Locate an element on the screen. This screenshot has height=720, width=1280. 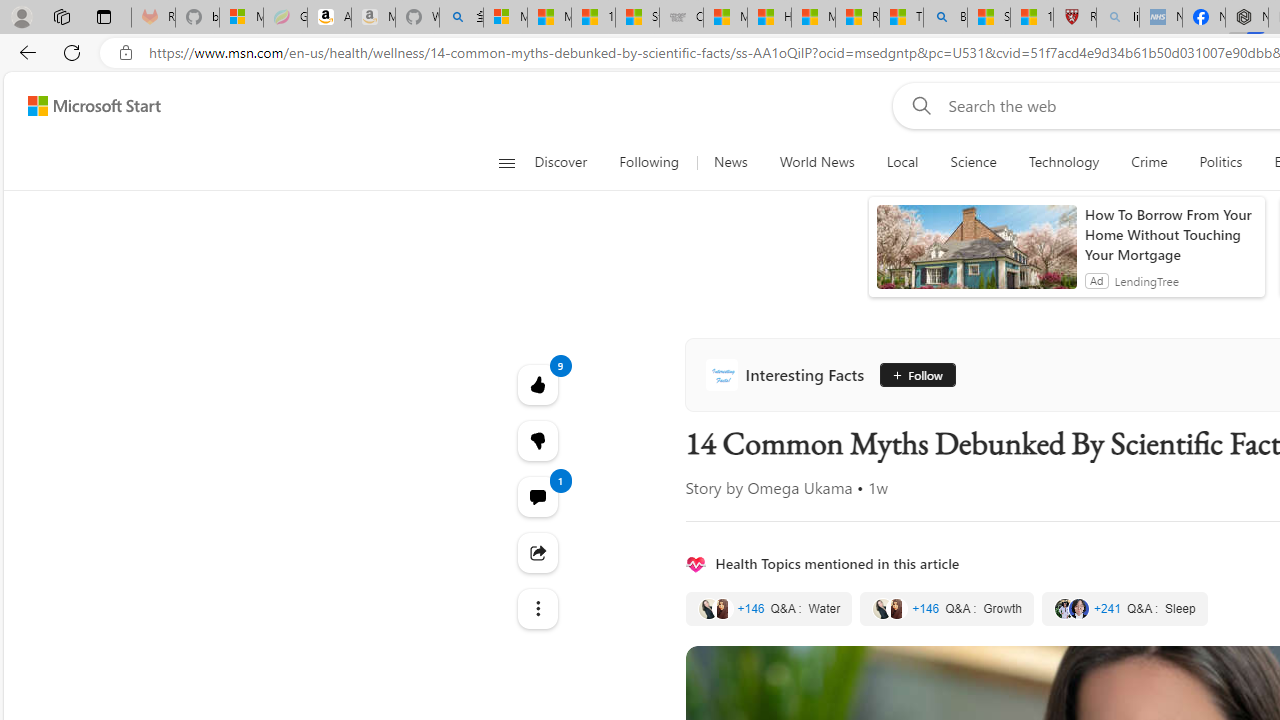
'Growth' is located at coordinates (946, 607).